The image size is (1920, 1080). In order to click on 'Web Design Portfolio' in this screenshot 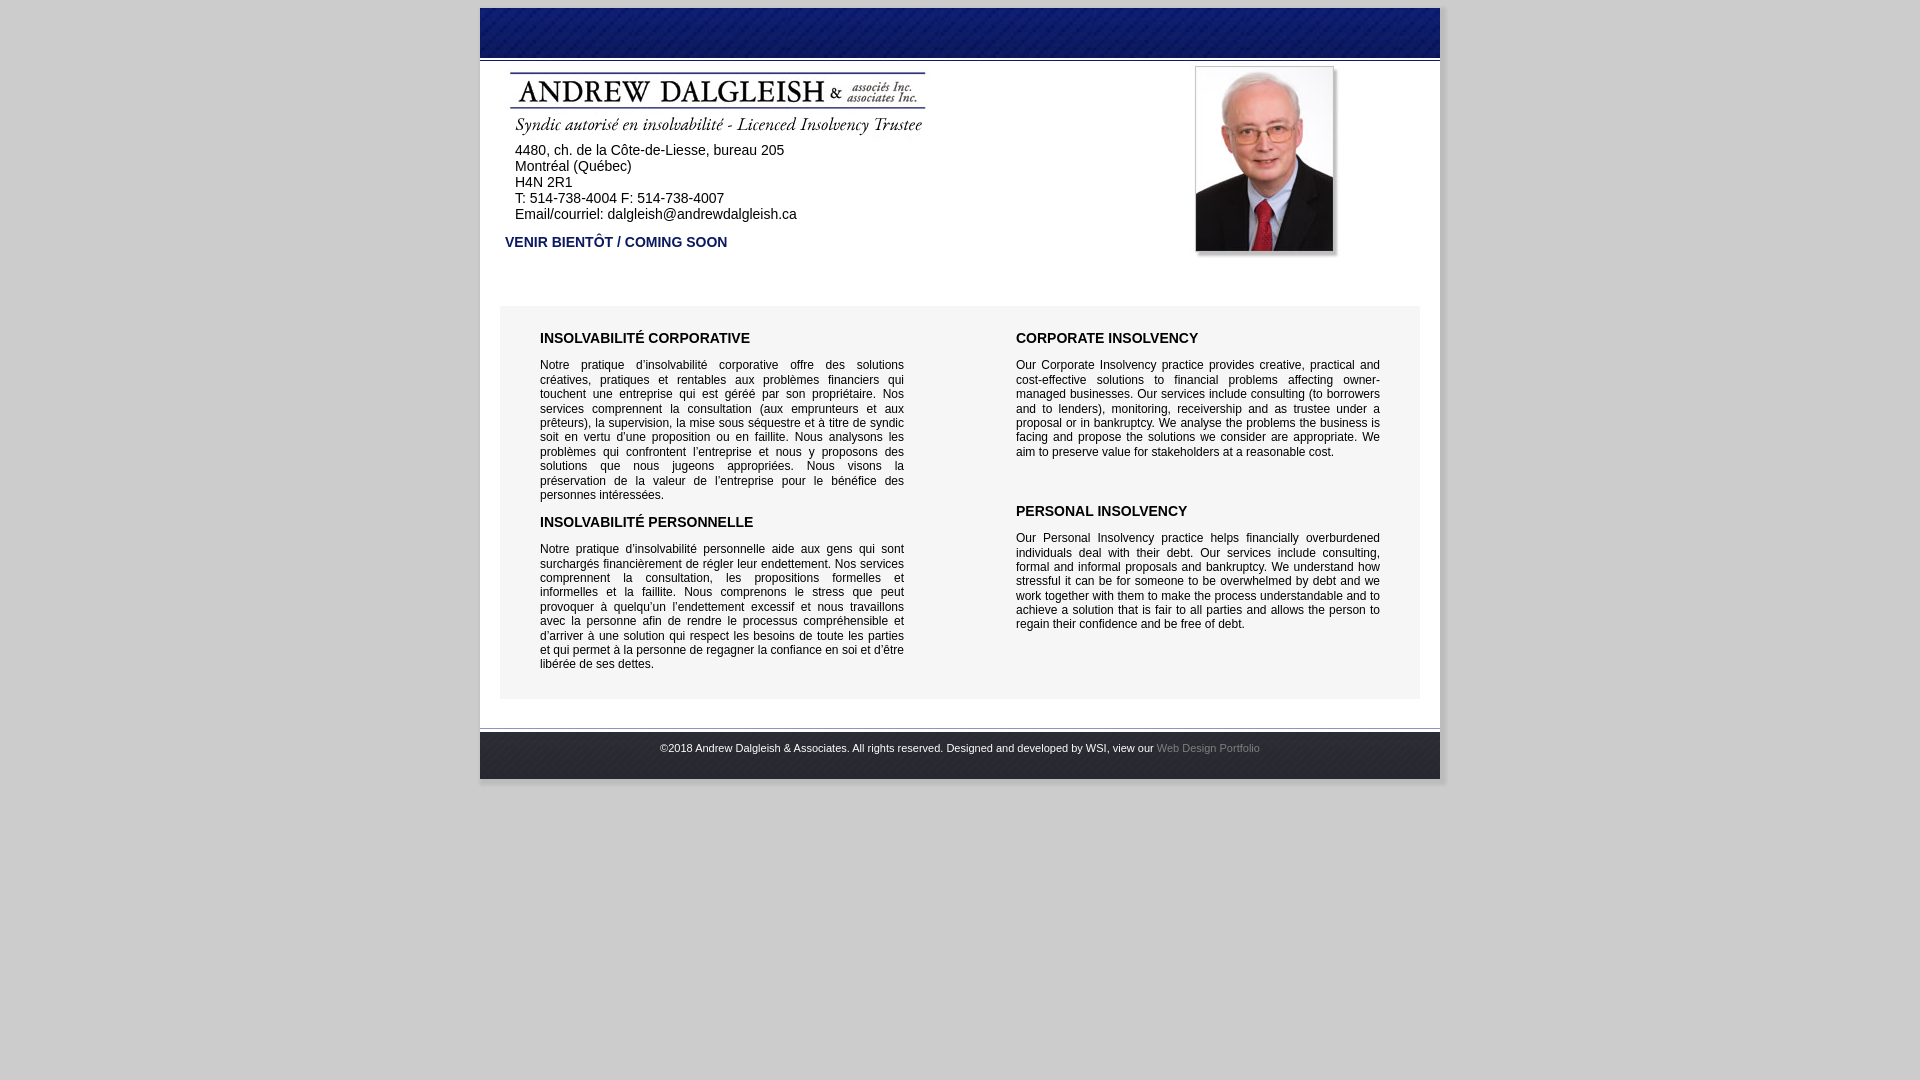, I will do `click(1207, 748)`.